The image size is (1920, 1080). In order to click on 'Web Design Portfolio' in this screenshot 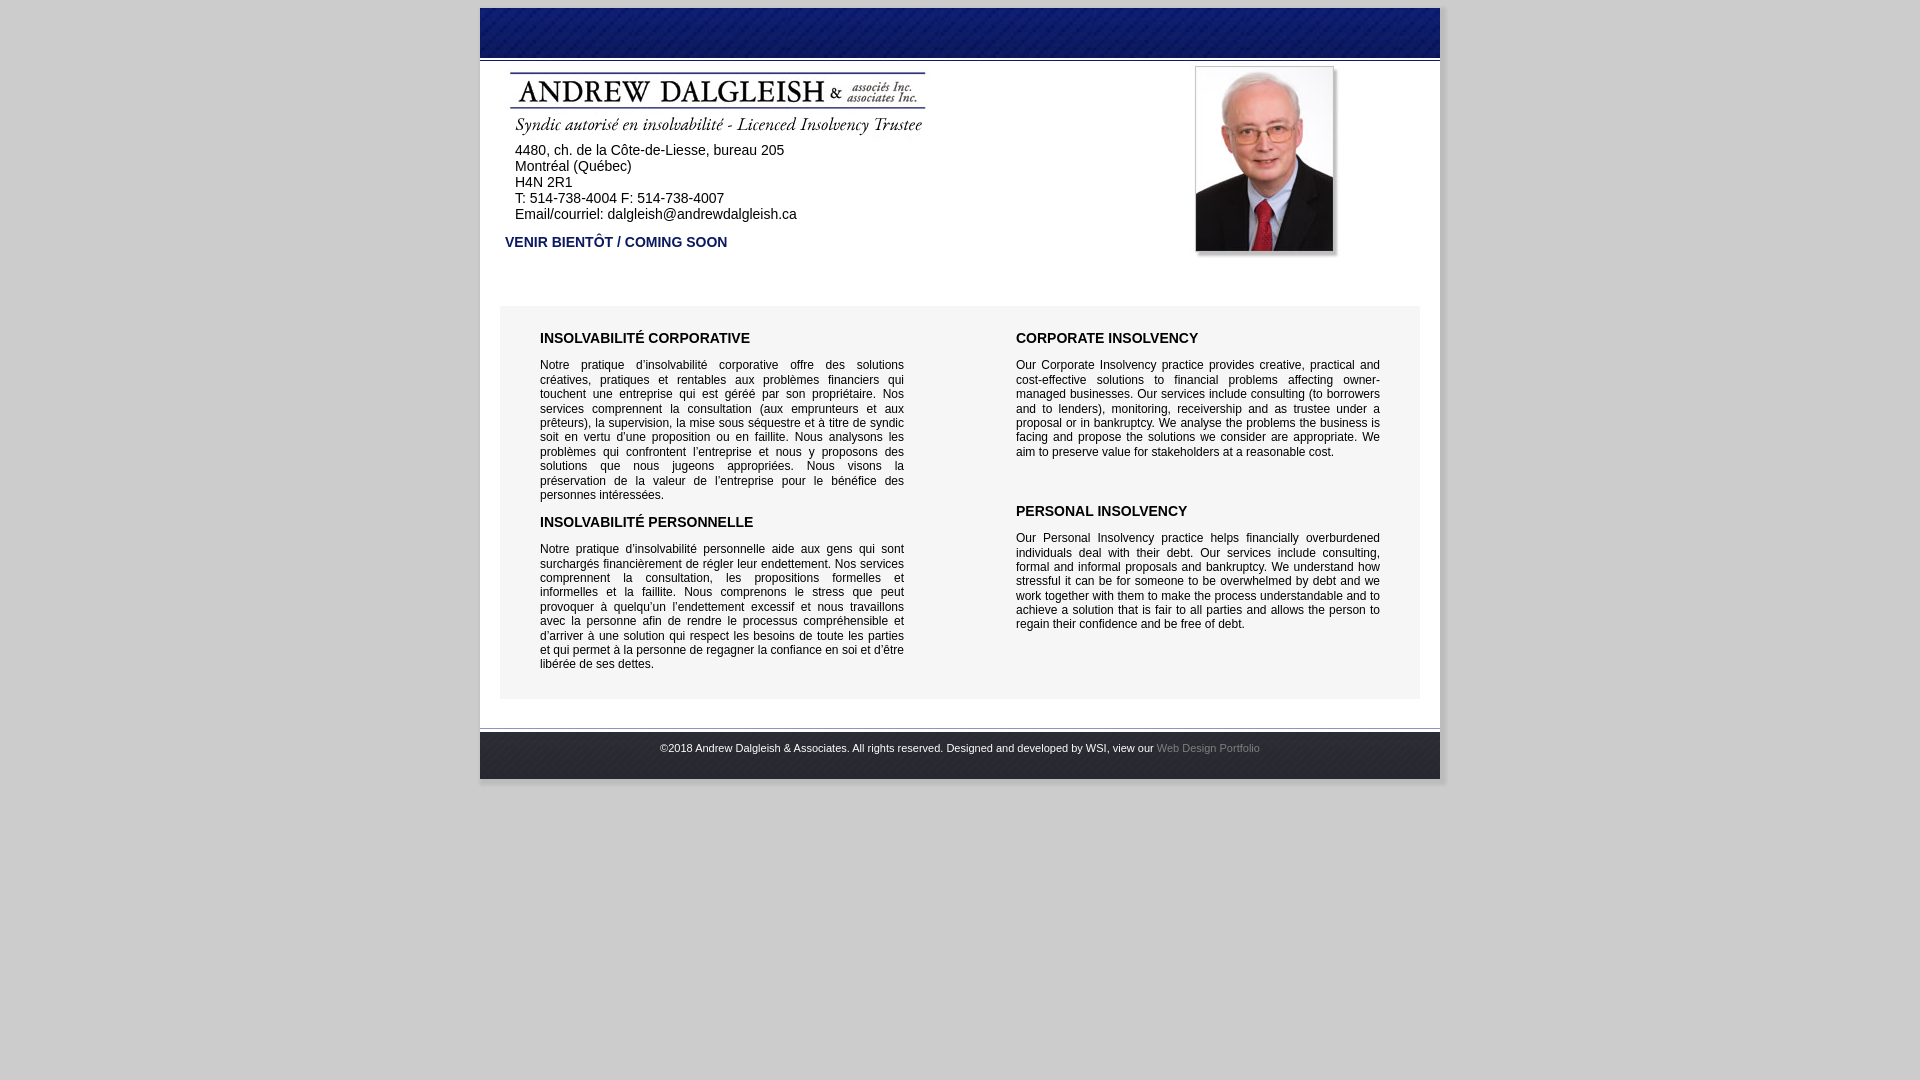, I will do `click(1207, 748)`.